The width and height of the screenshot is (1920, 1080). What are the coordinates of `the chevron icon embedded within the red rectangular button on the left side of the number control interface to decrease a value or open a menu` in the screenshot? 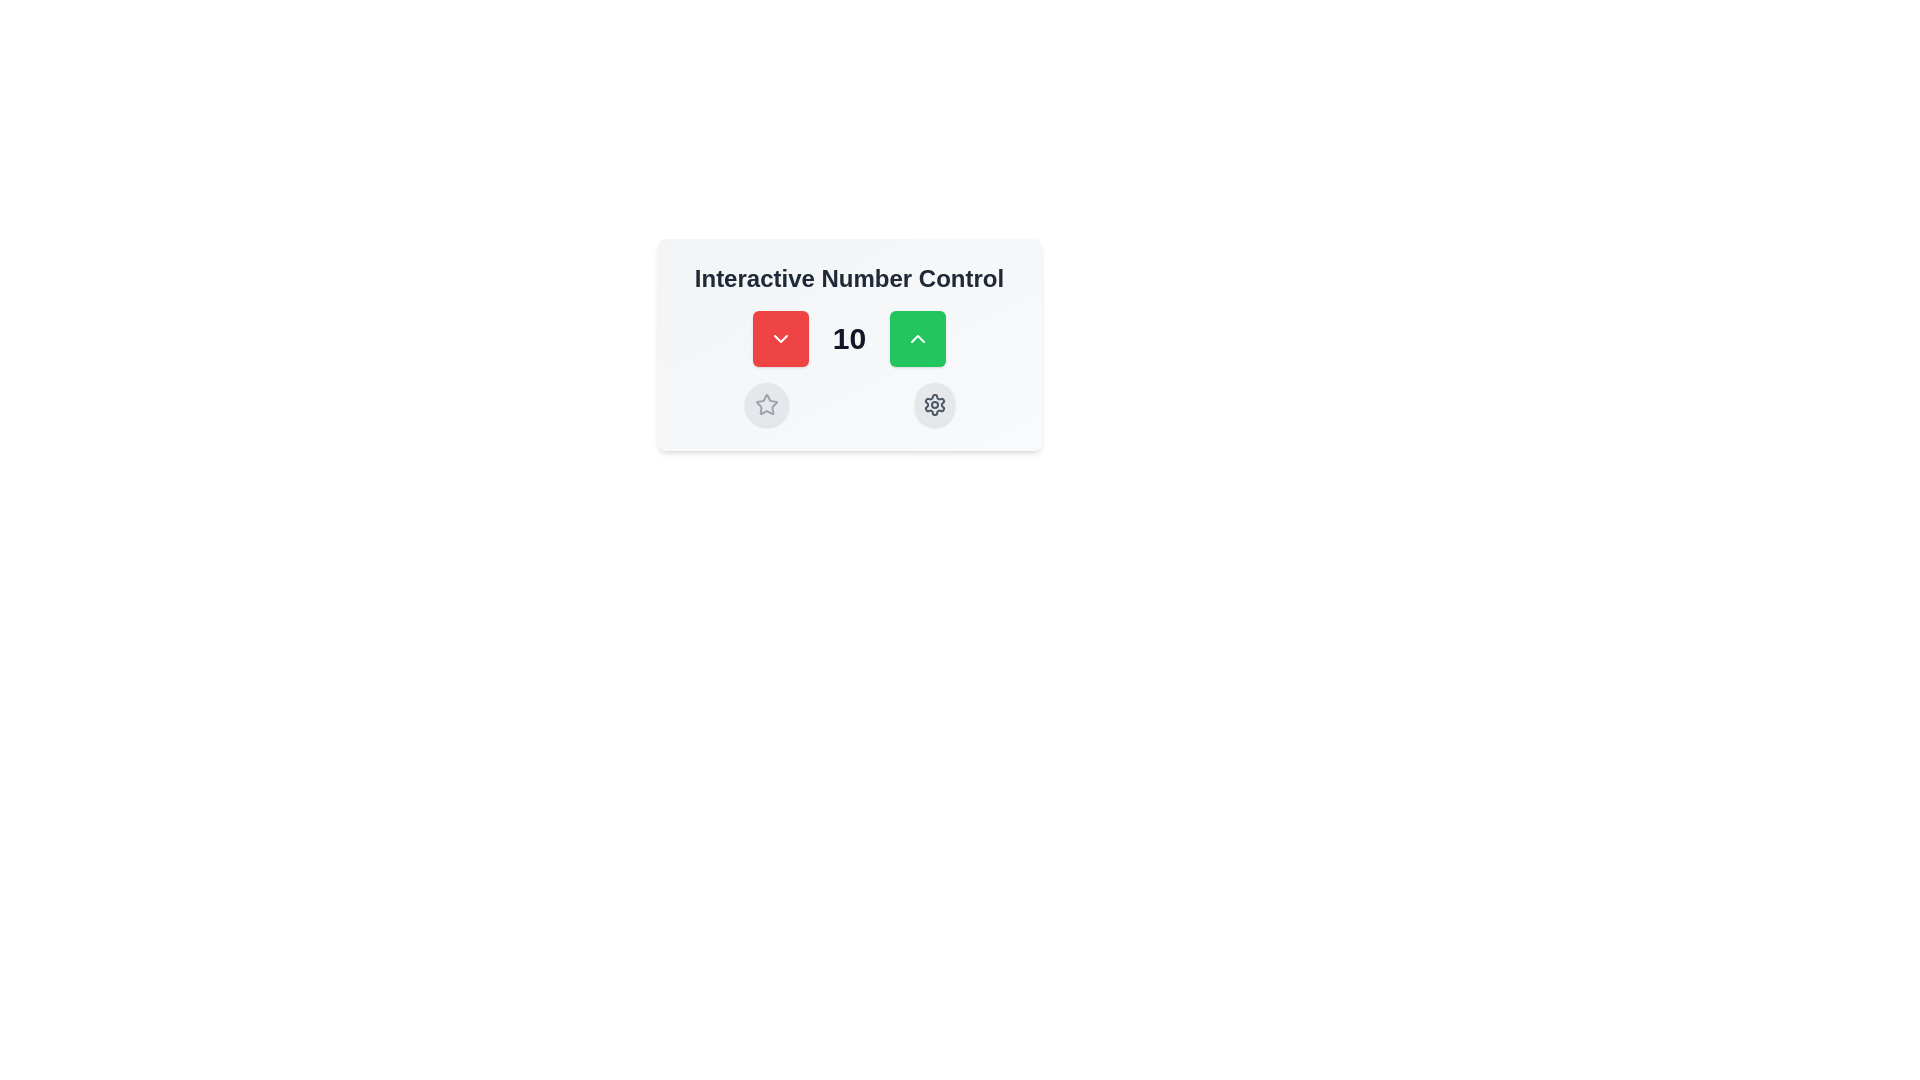 It's located at (779, 338).